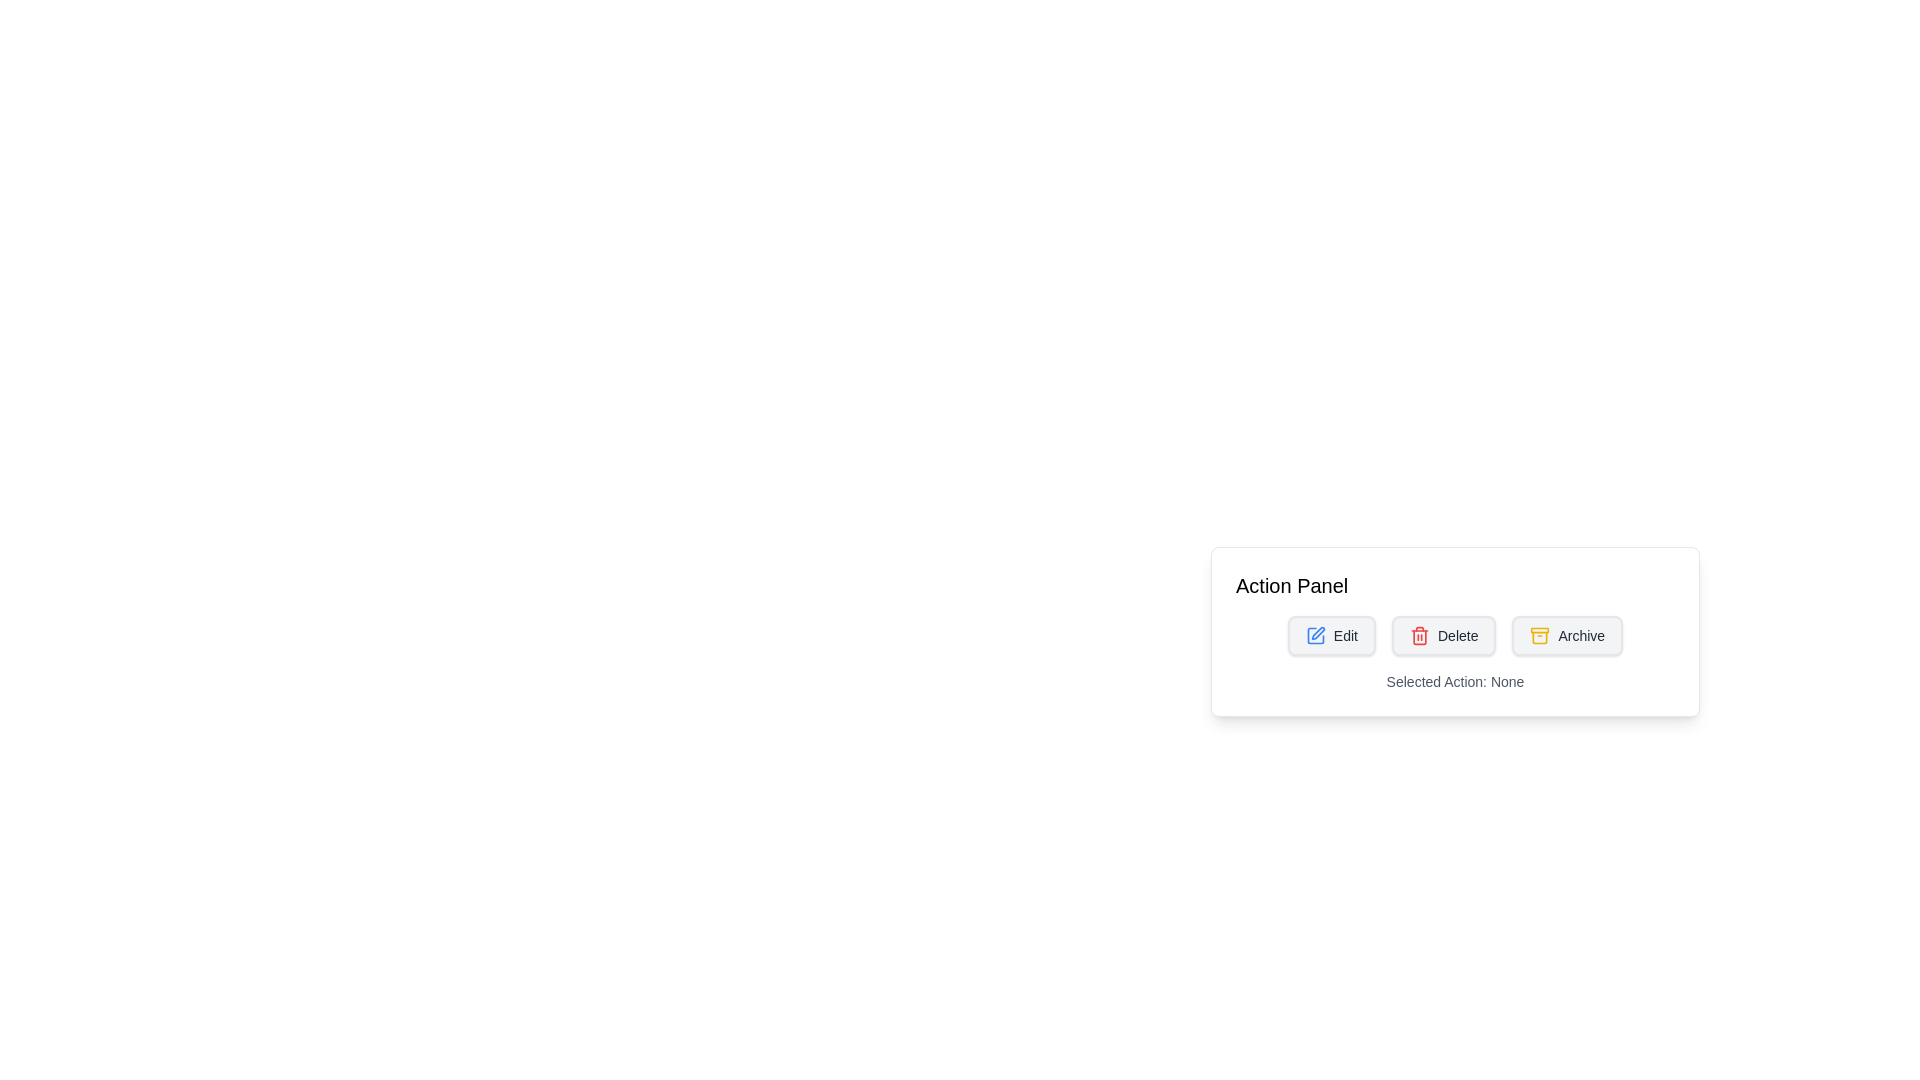 Image resolution: width=1920 pixels, height=1080 pixels. Describe the element at coordinates (1444, 636) in the screenshot. I see `the delete button, which is the second button in a horizontal list of three buttons, positioned between 'Edit' and 'Archive'` at that location.